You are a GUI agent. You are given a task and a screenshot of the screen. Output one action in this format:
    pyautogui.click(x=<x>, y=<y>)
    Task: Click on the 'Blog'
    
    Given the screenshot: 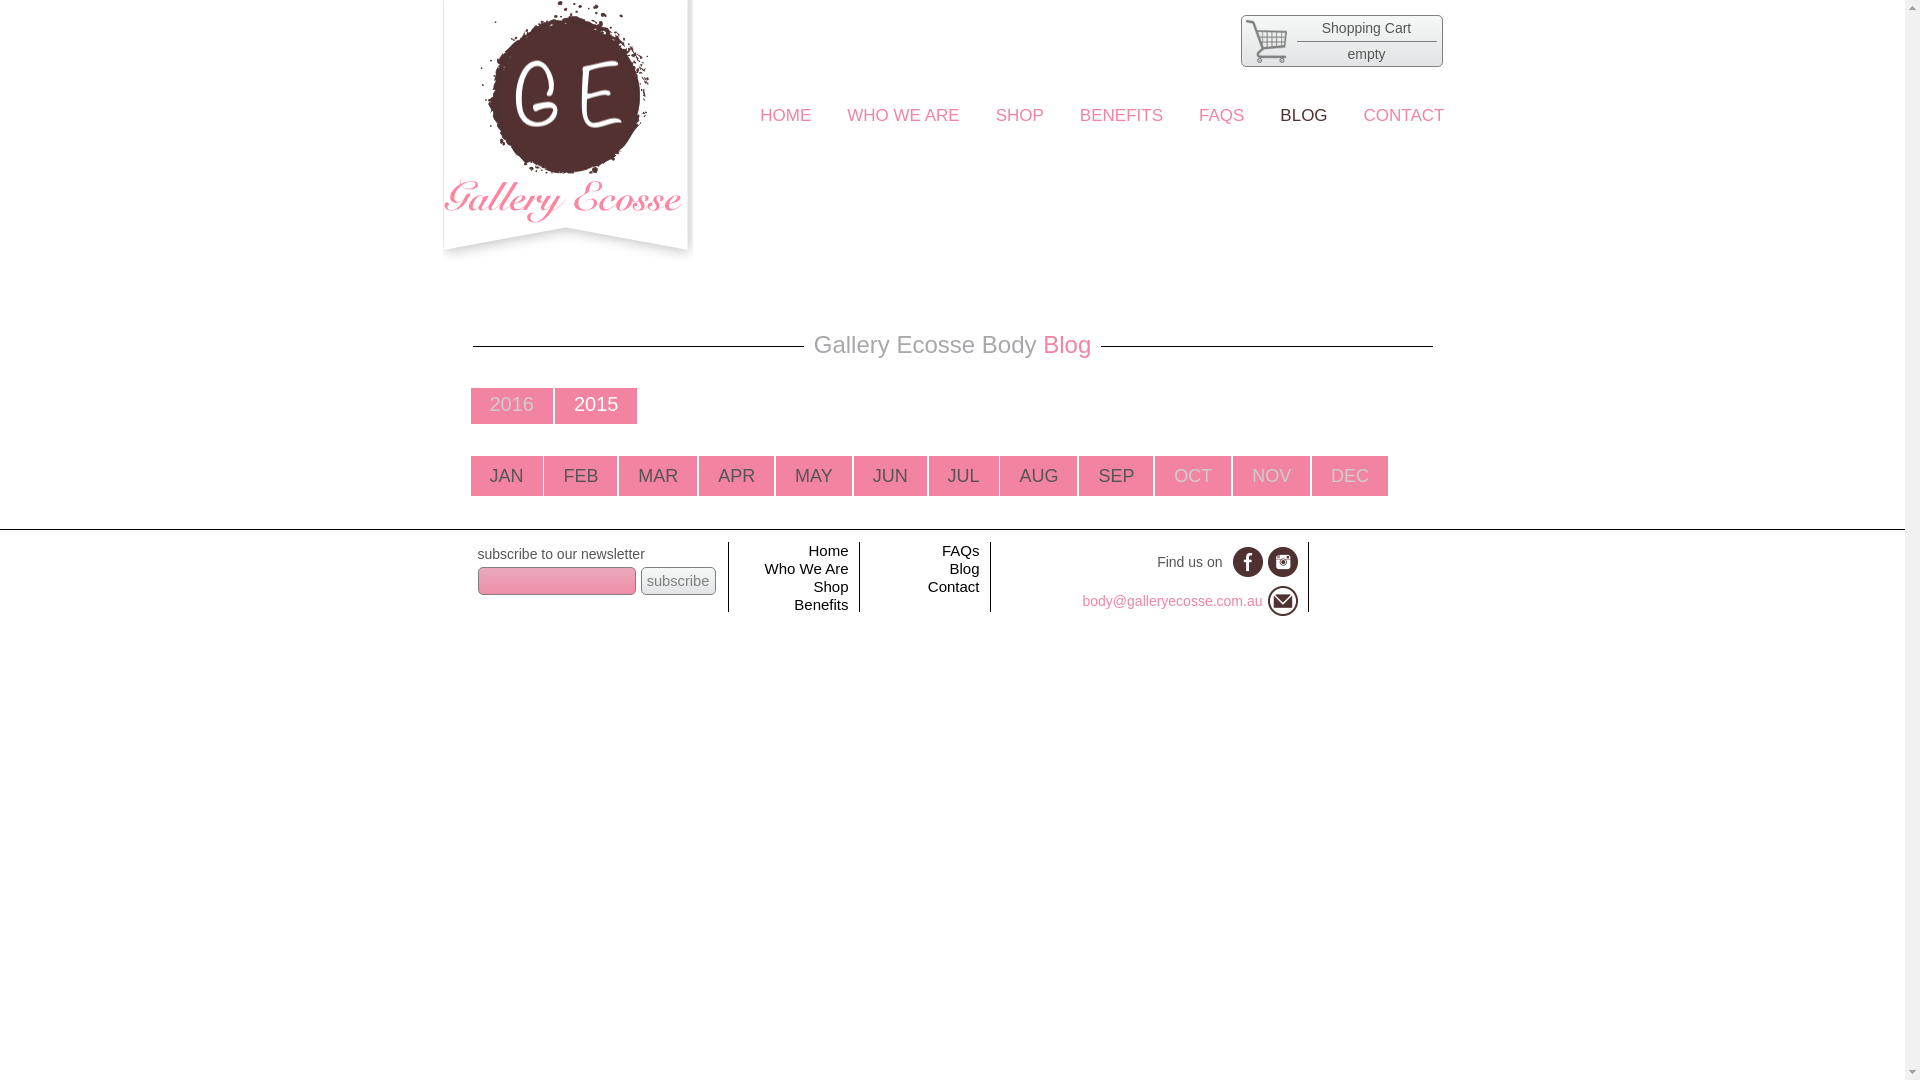 What is the action you would take?
    pyautogui.click(x=964, y=568)
    